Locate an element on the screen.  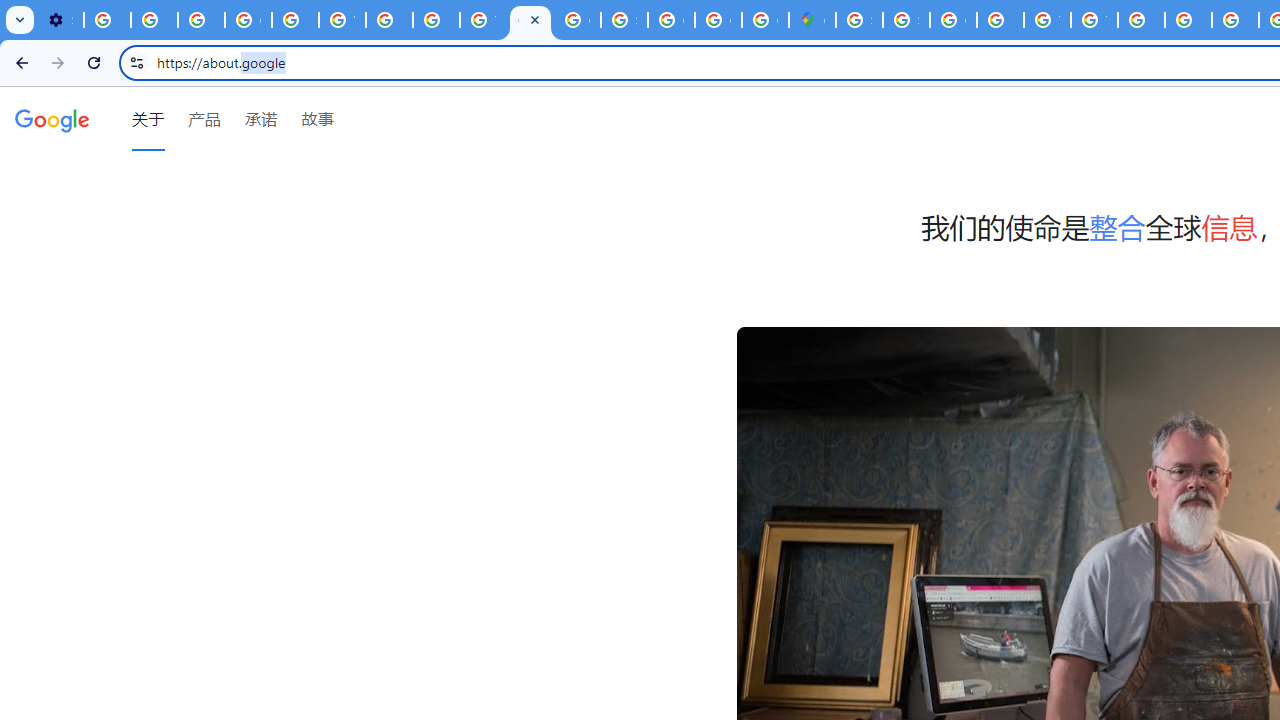
'Delete photos & videos - Computer - Google Photos Help' is located at coordinates (106, 20).